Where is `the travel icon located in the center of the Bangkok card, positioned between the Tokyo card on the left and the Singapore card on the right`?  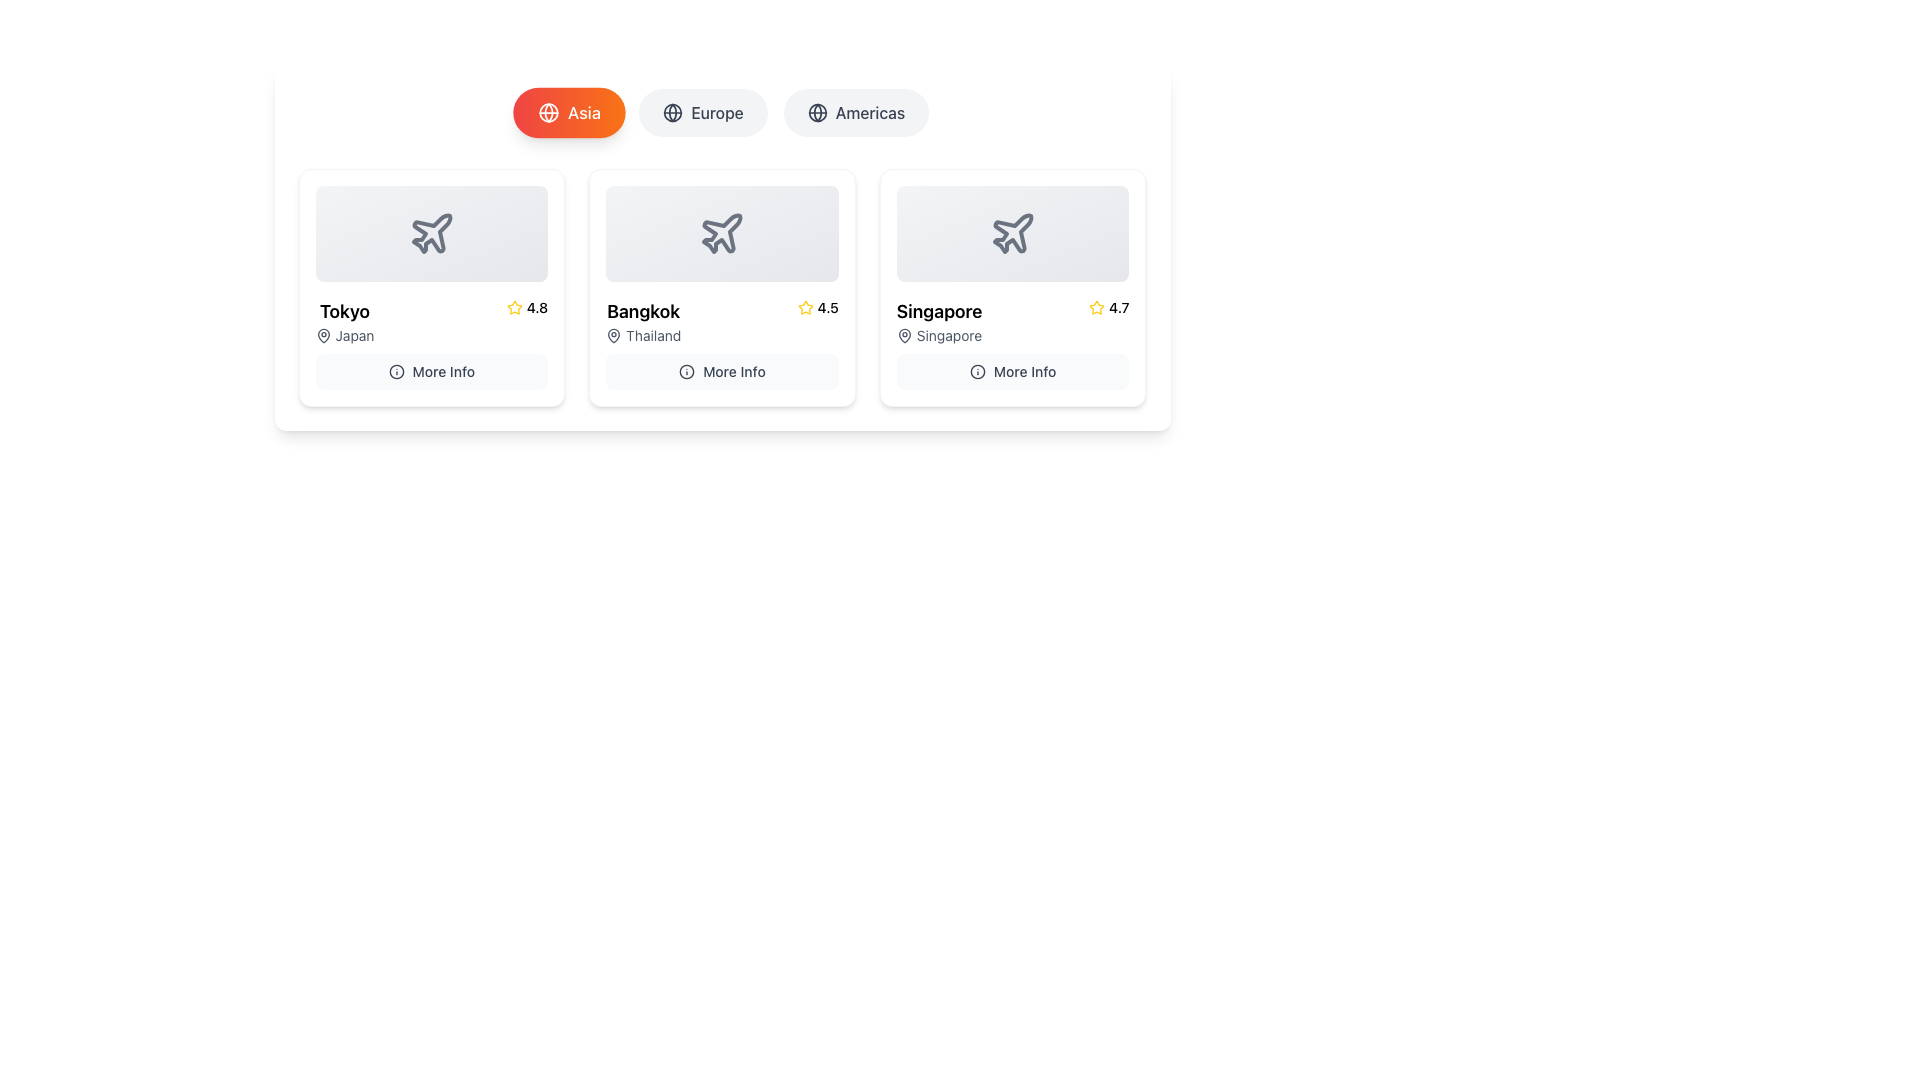 the travel icon located in the center of the Bangkok card, positioned between the Tokyo card on the left and the Singapore card on the right is located at coordinates (721, 232).